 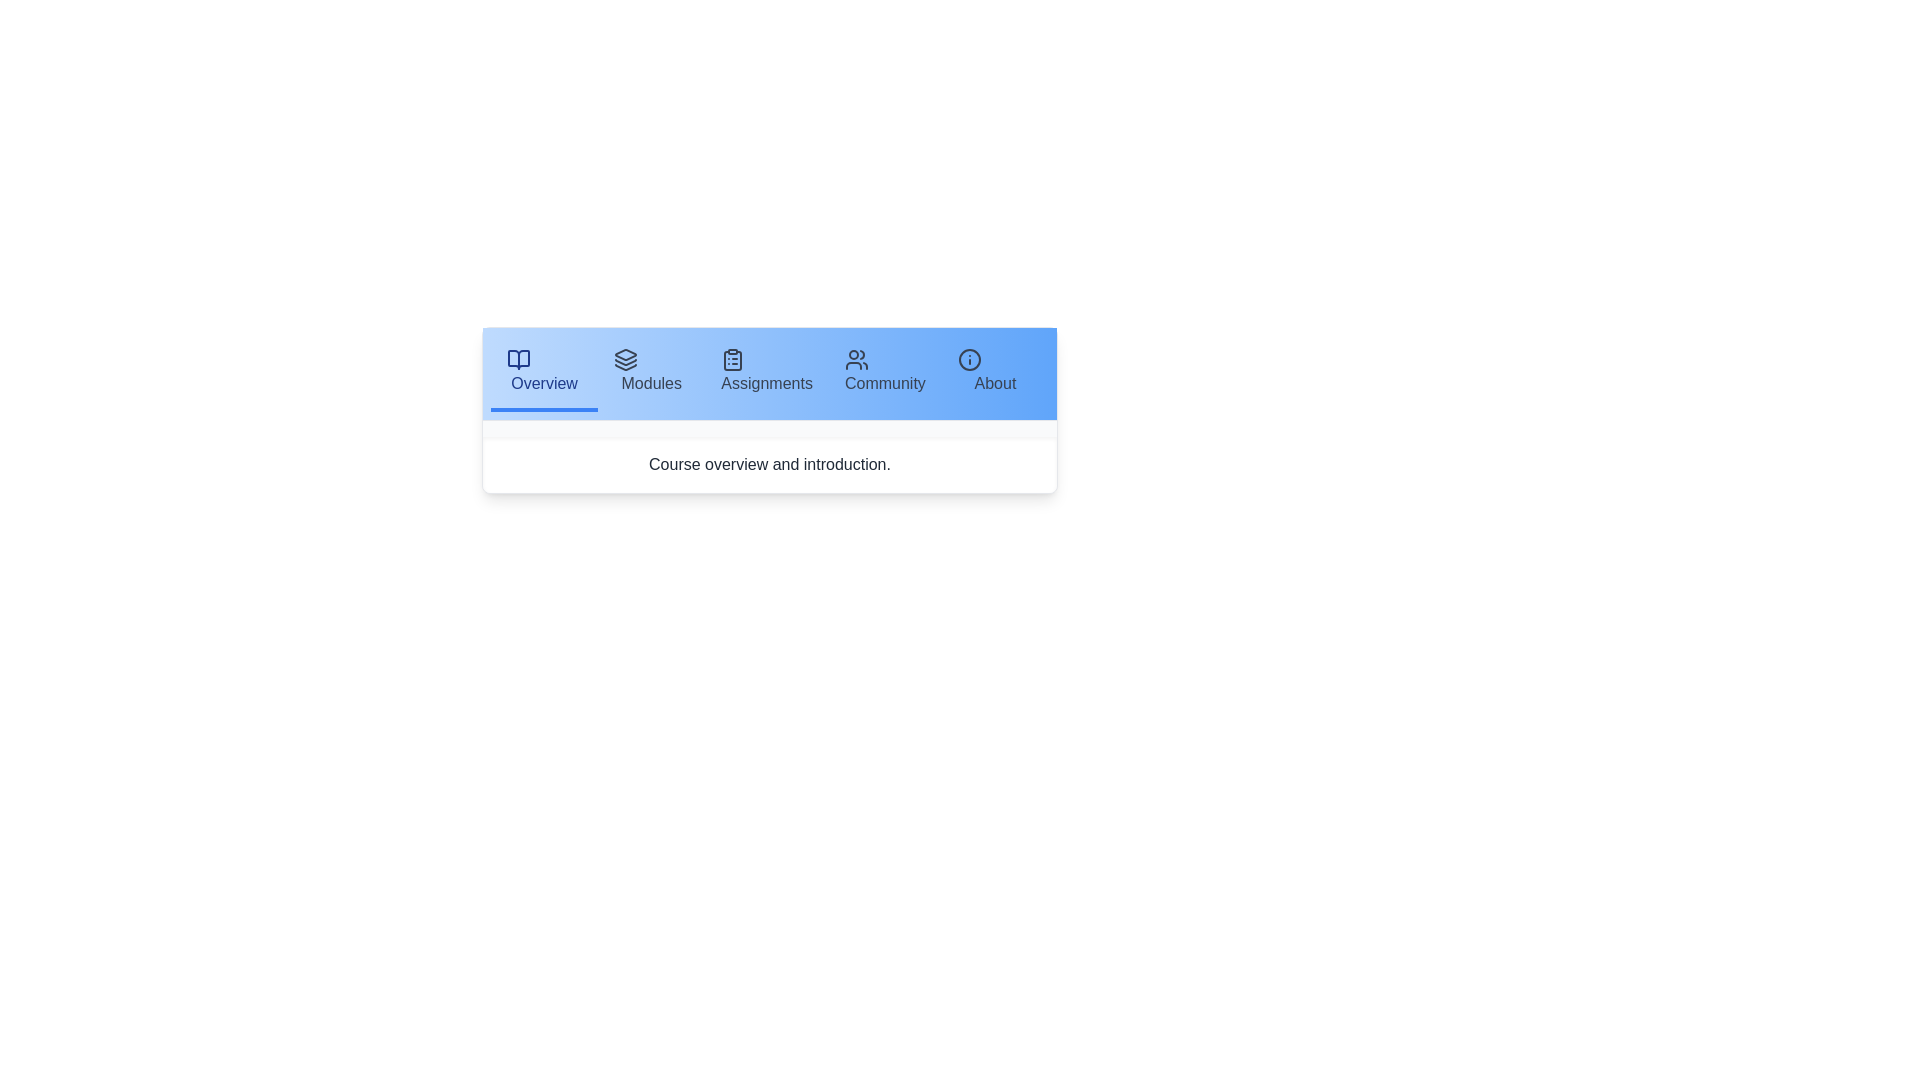 What do you see at coordinates (856, 358) in the screenshot?
I see `the community icon located in the fourth navigation tab from the left, which directs to the community section` at bounding box center [856, 358].